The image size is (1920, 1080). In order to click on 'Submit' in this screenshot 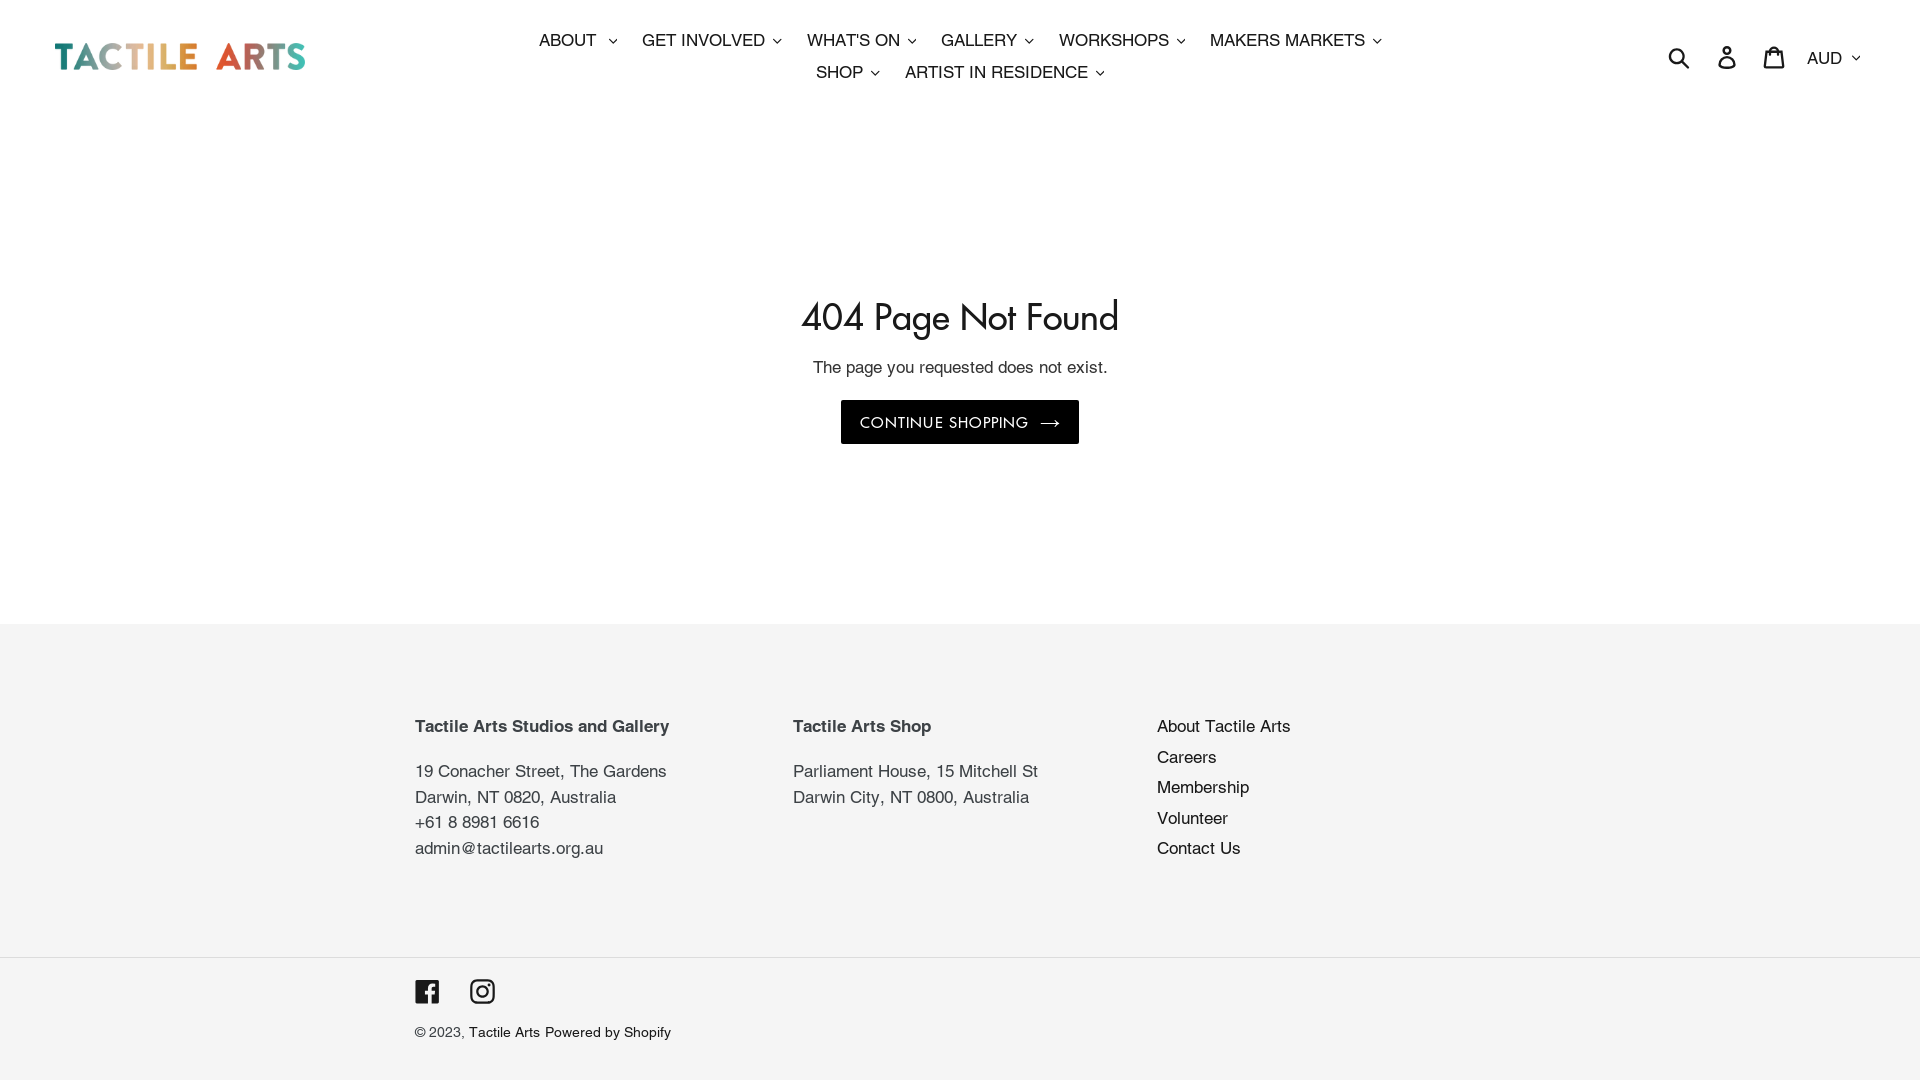, I will do `click(1656, 55)`.